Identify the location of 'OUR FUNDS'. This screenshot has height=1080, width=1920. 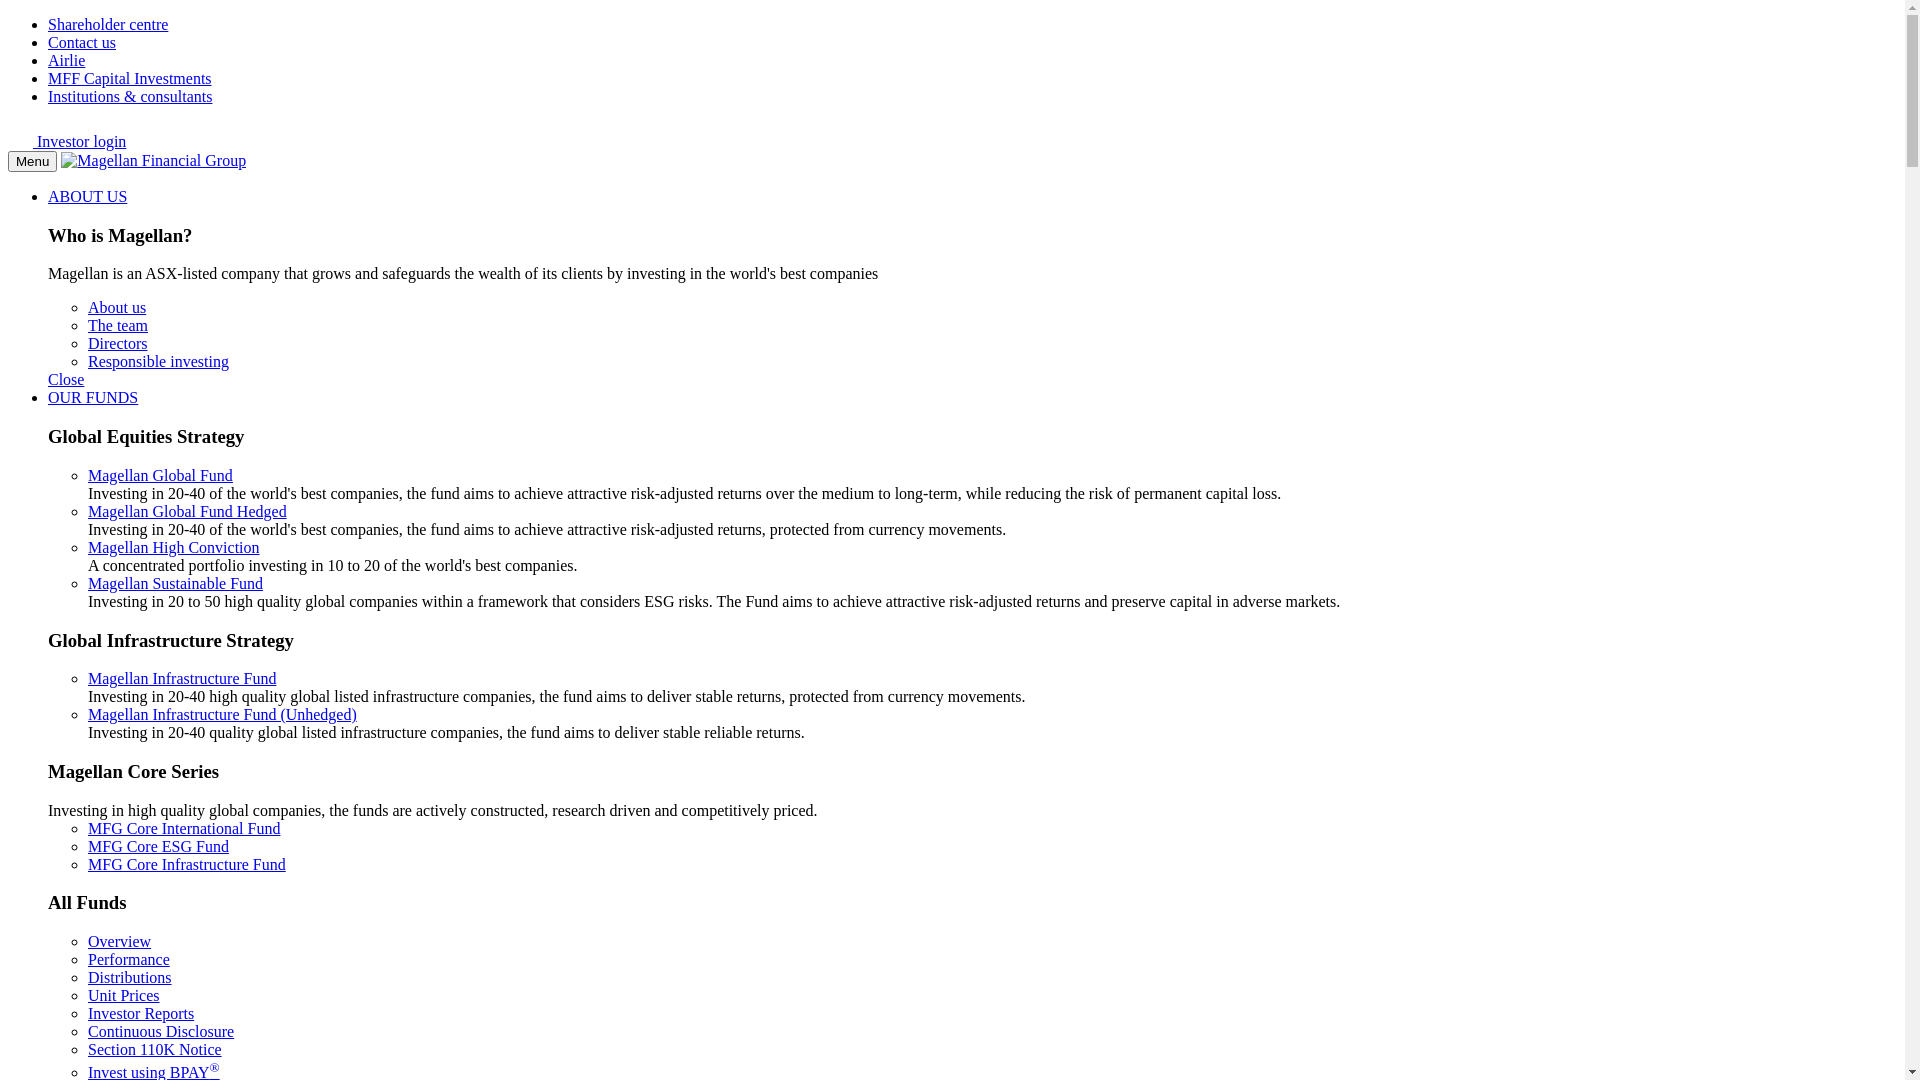
(48, 397).